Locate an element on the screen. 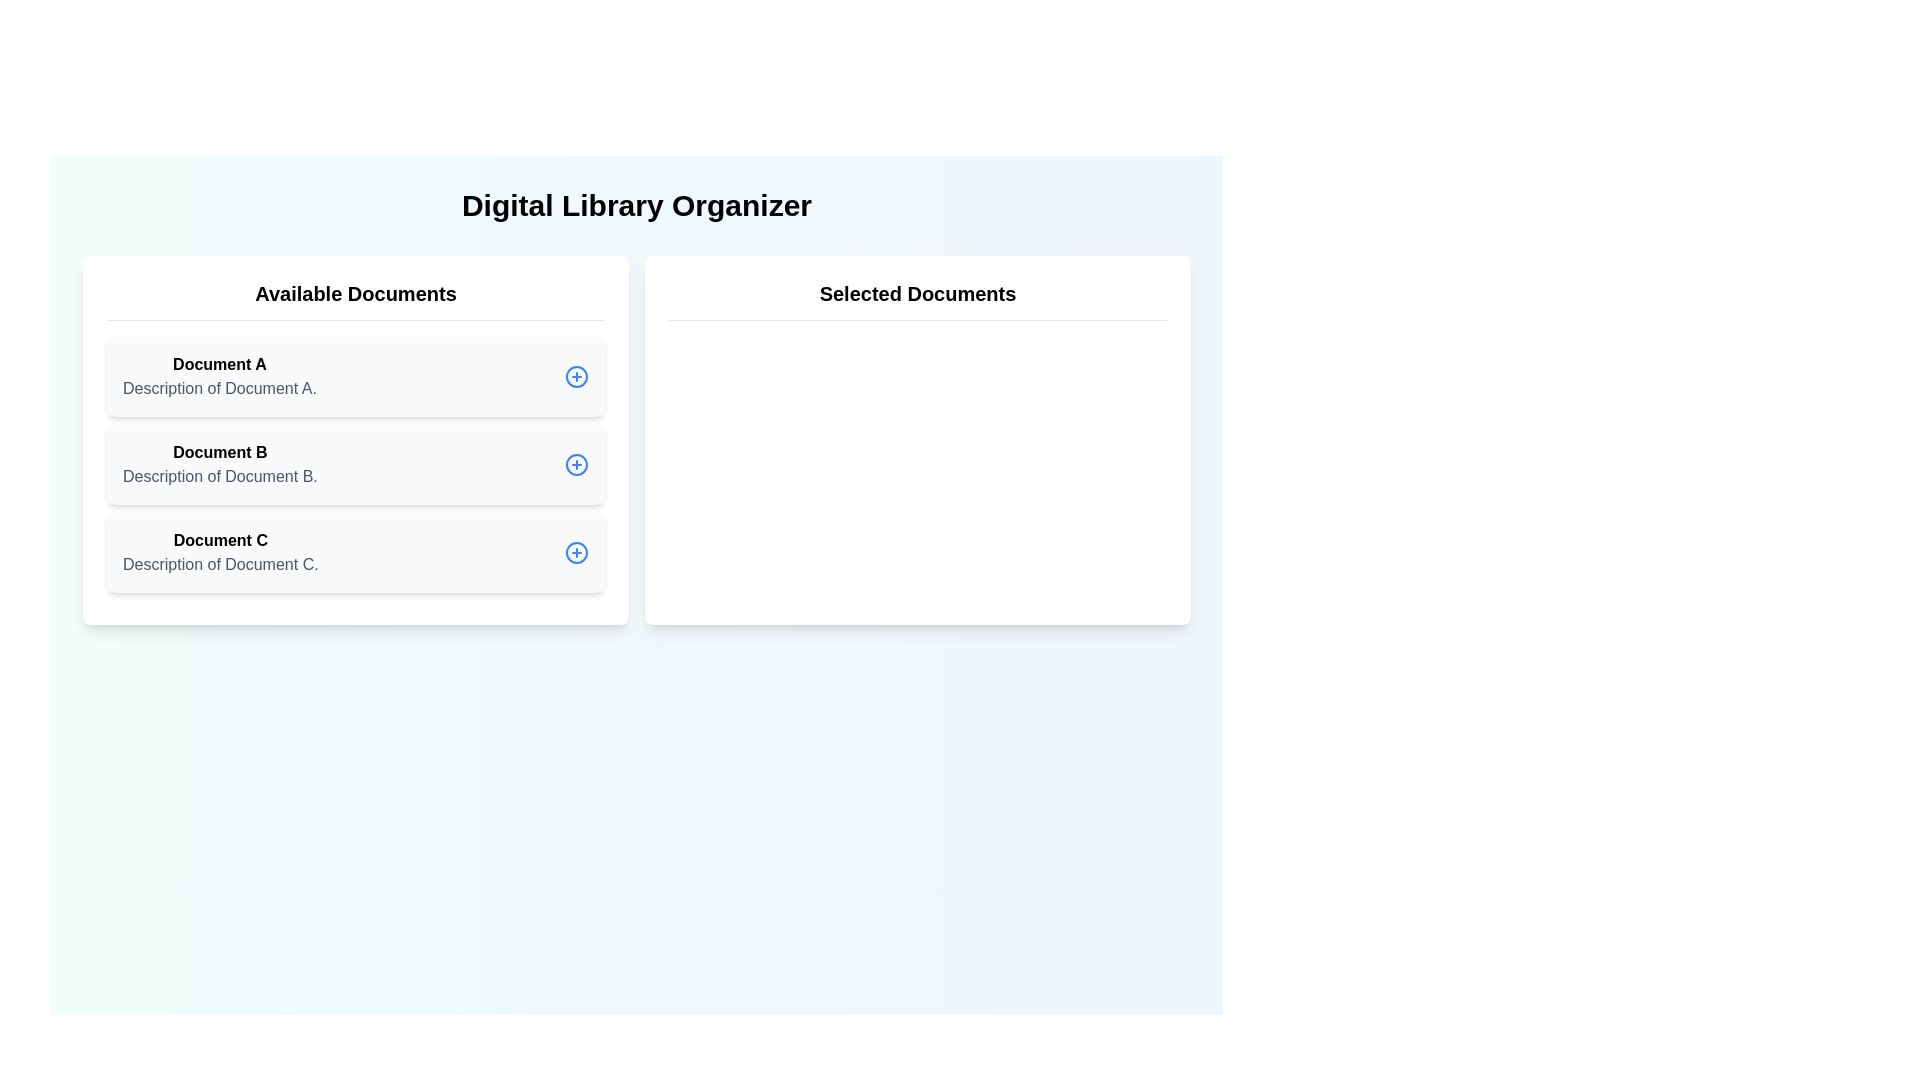  the header text element that indicates the purpose of the containing section for available documents, located at the top left of the box is located at coordinates (355, 300).